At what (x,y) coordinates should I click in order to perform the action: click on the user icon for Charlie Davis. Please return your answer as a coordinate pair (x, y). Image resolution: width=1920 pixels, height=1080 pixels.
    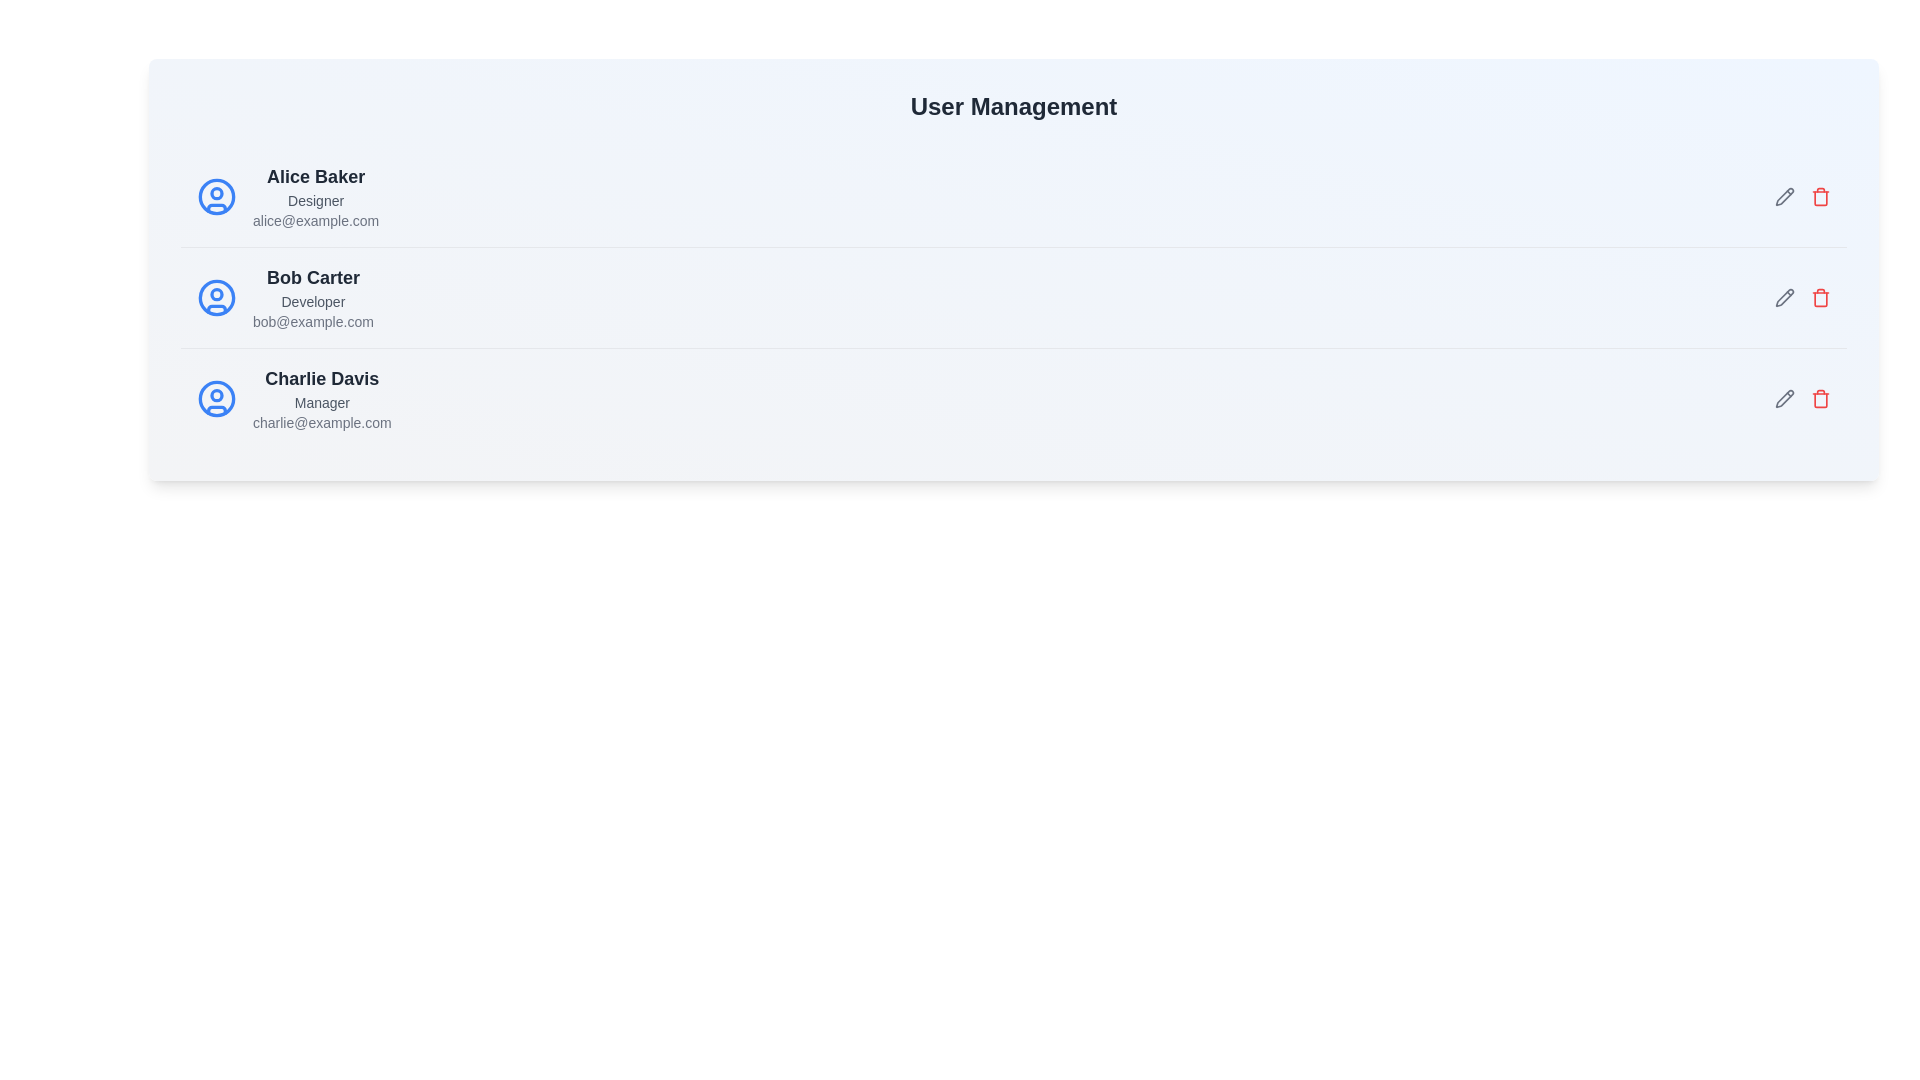
    Looking at the image, I should click on (216, 398).